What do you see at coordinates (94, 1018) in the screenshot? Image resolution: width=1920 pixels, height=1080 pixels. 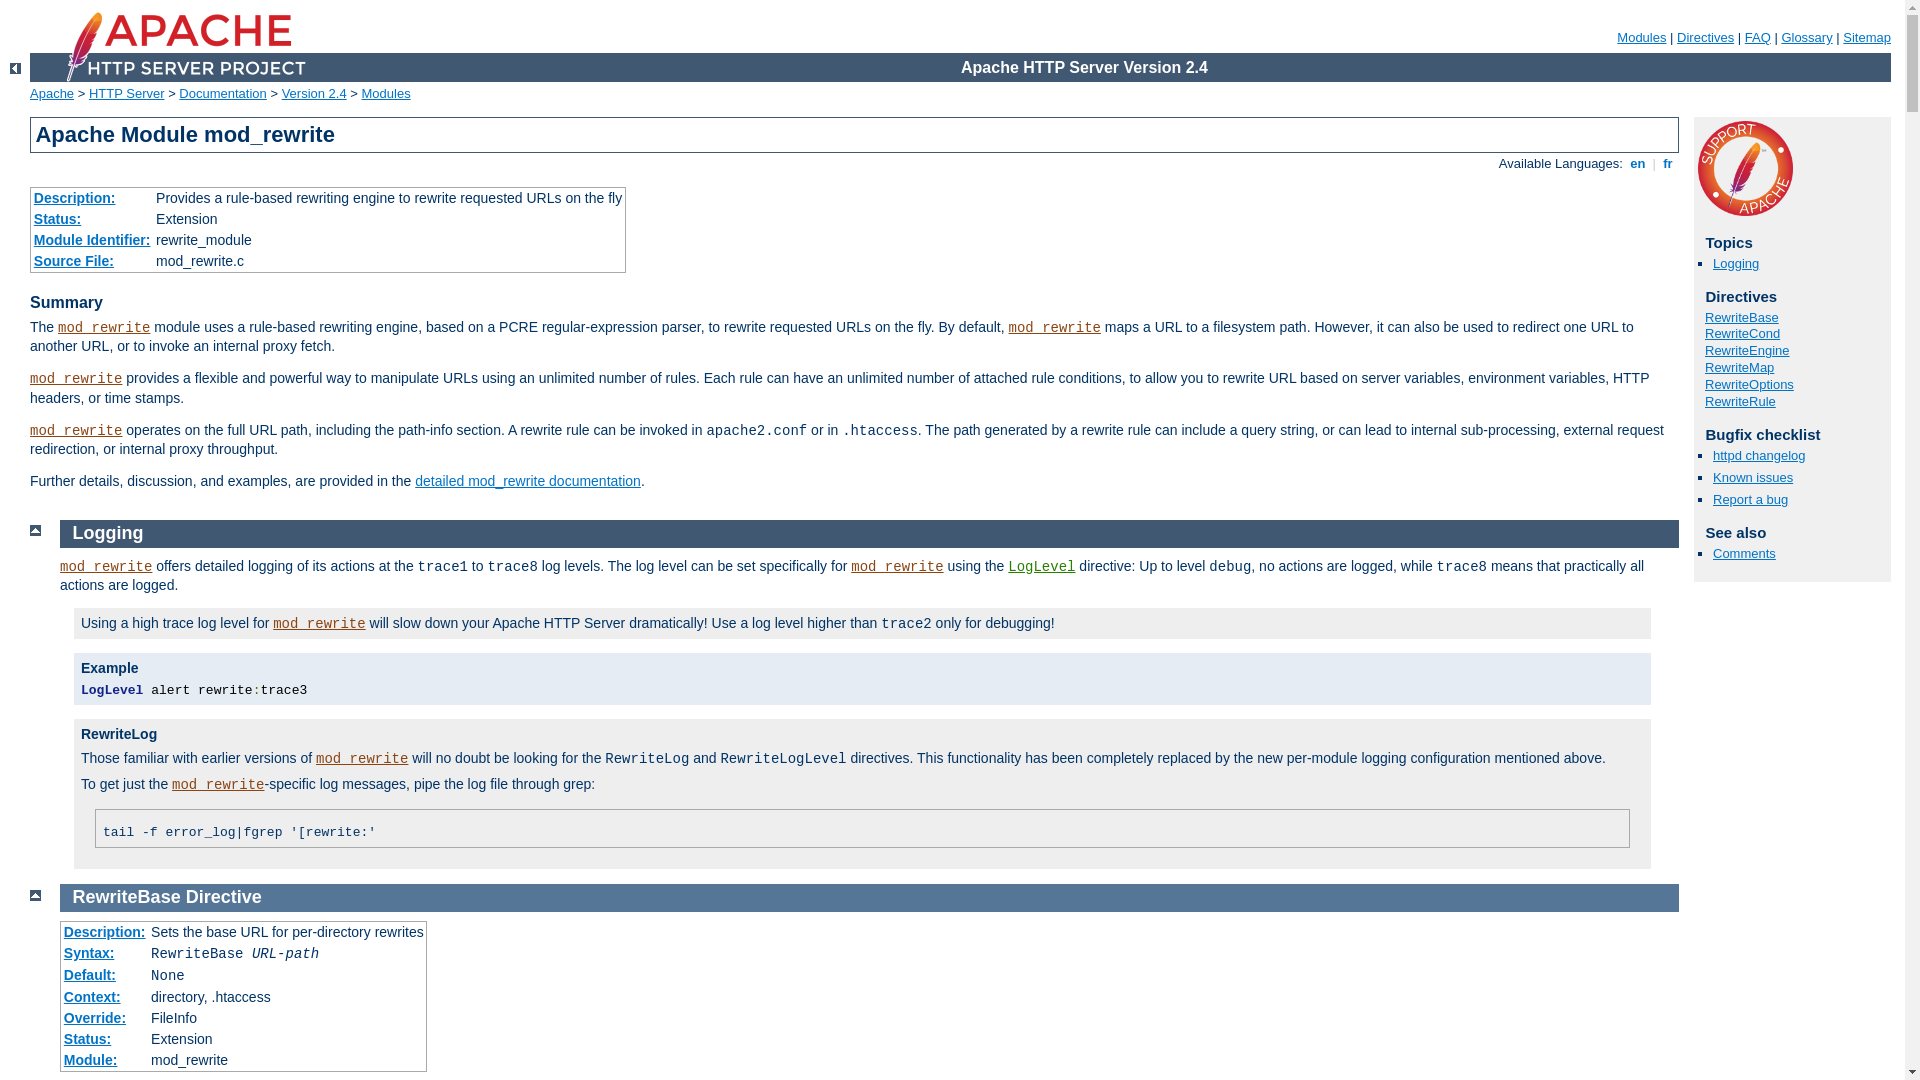 I see `'Override:'` at bounding box center [94, 1018].